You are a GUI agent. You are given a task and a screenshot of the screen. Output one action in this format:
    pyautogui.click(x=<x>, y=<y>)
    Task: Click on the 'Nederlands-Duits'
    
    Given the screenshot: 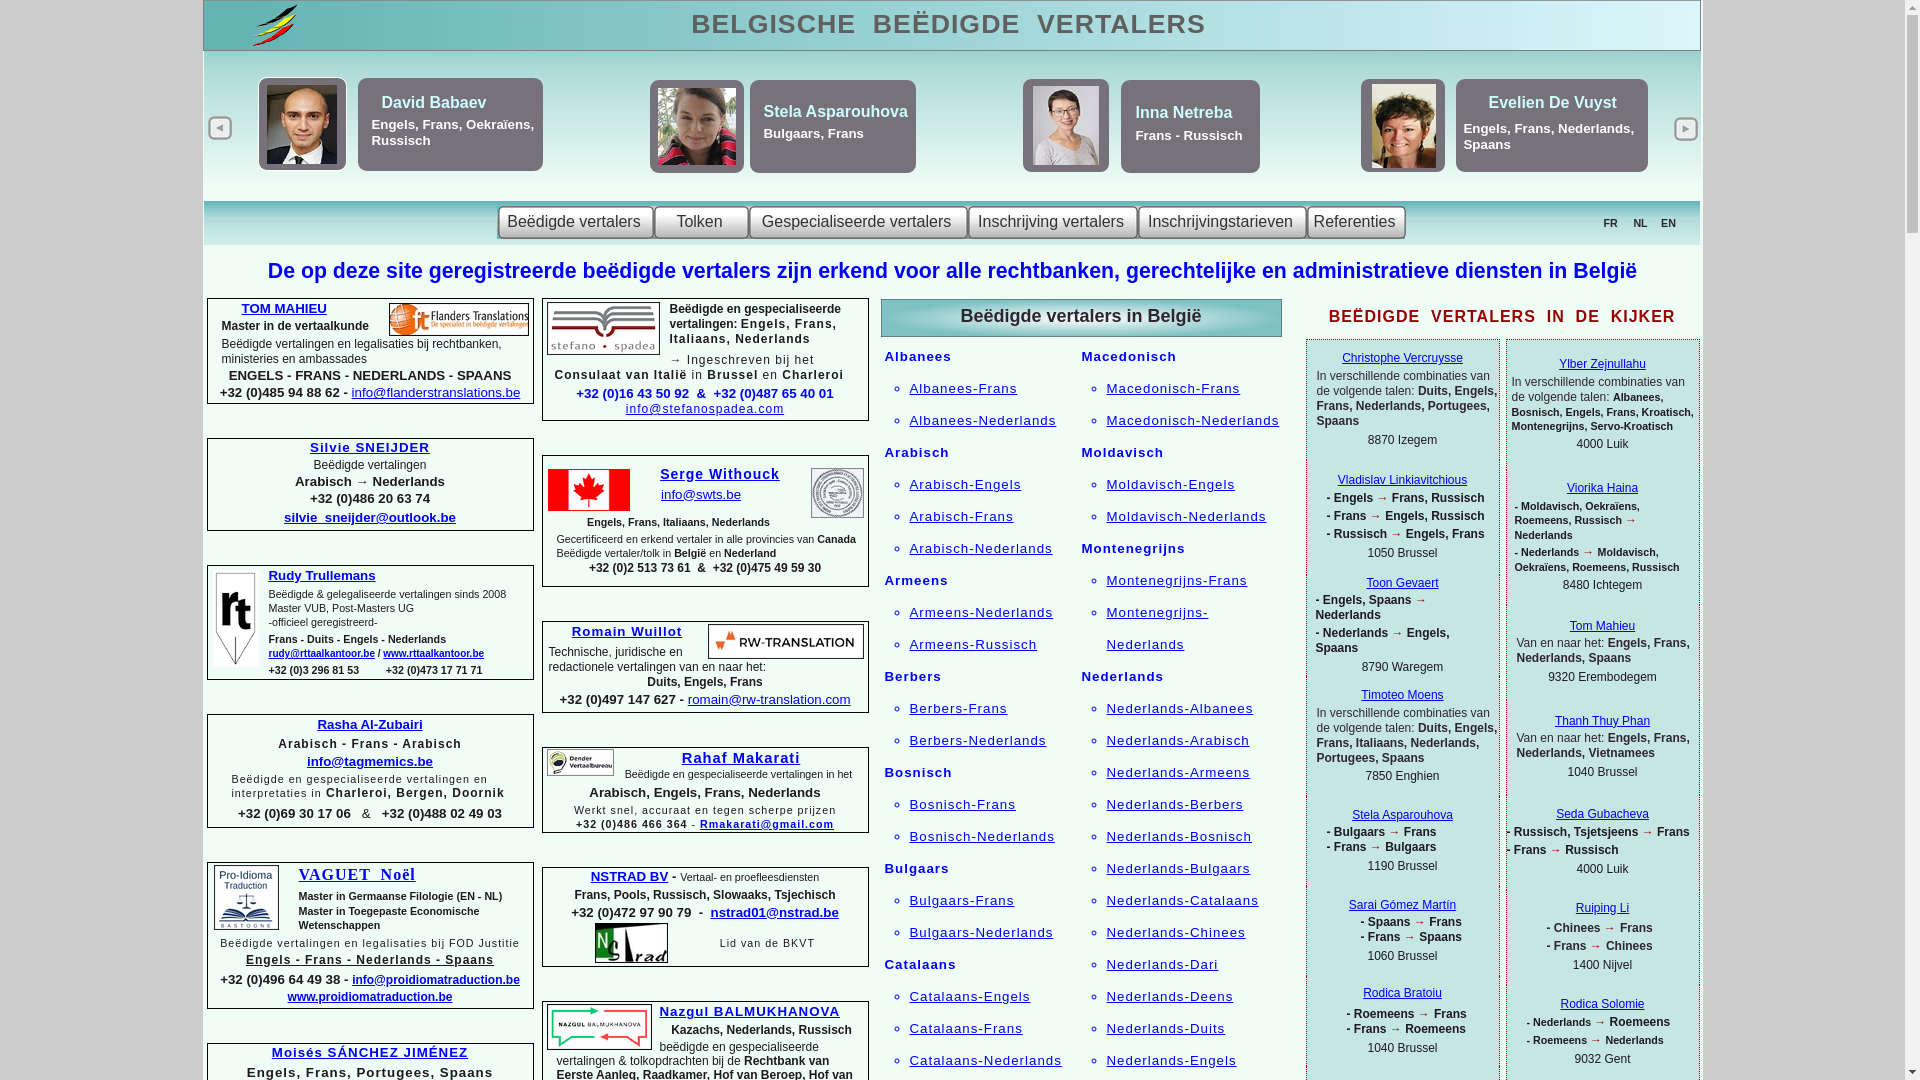 What is the action you would take?
    pyautogui.click(x=1165, y=1028)
    